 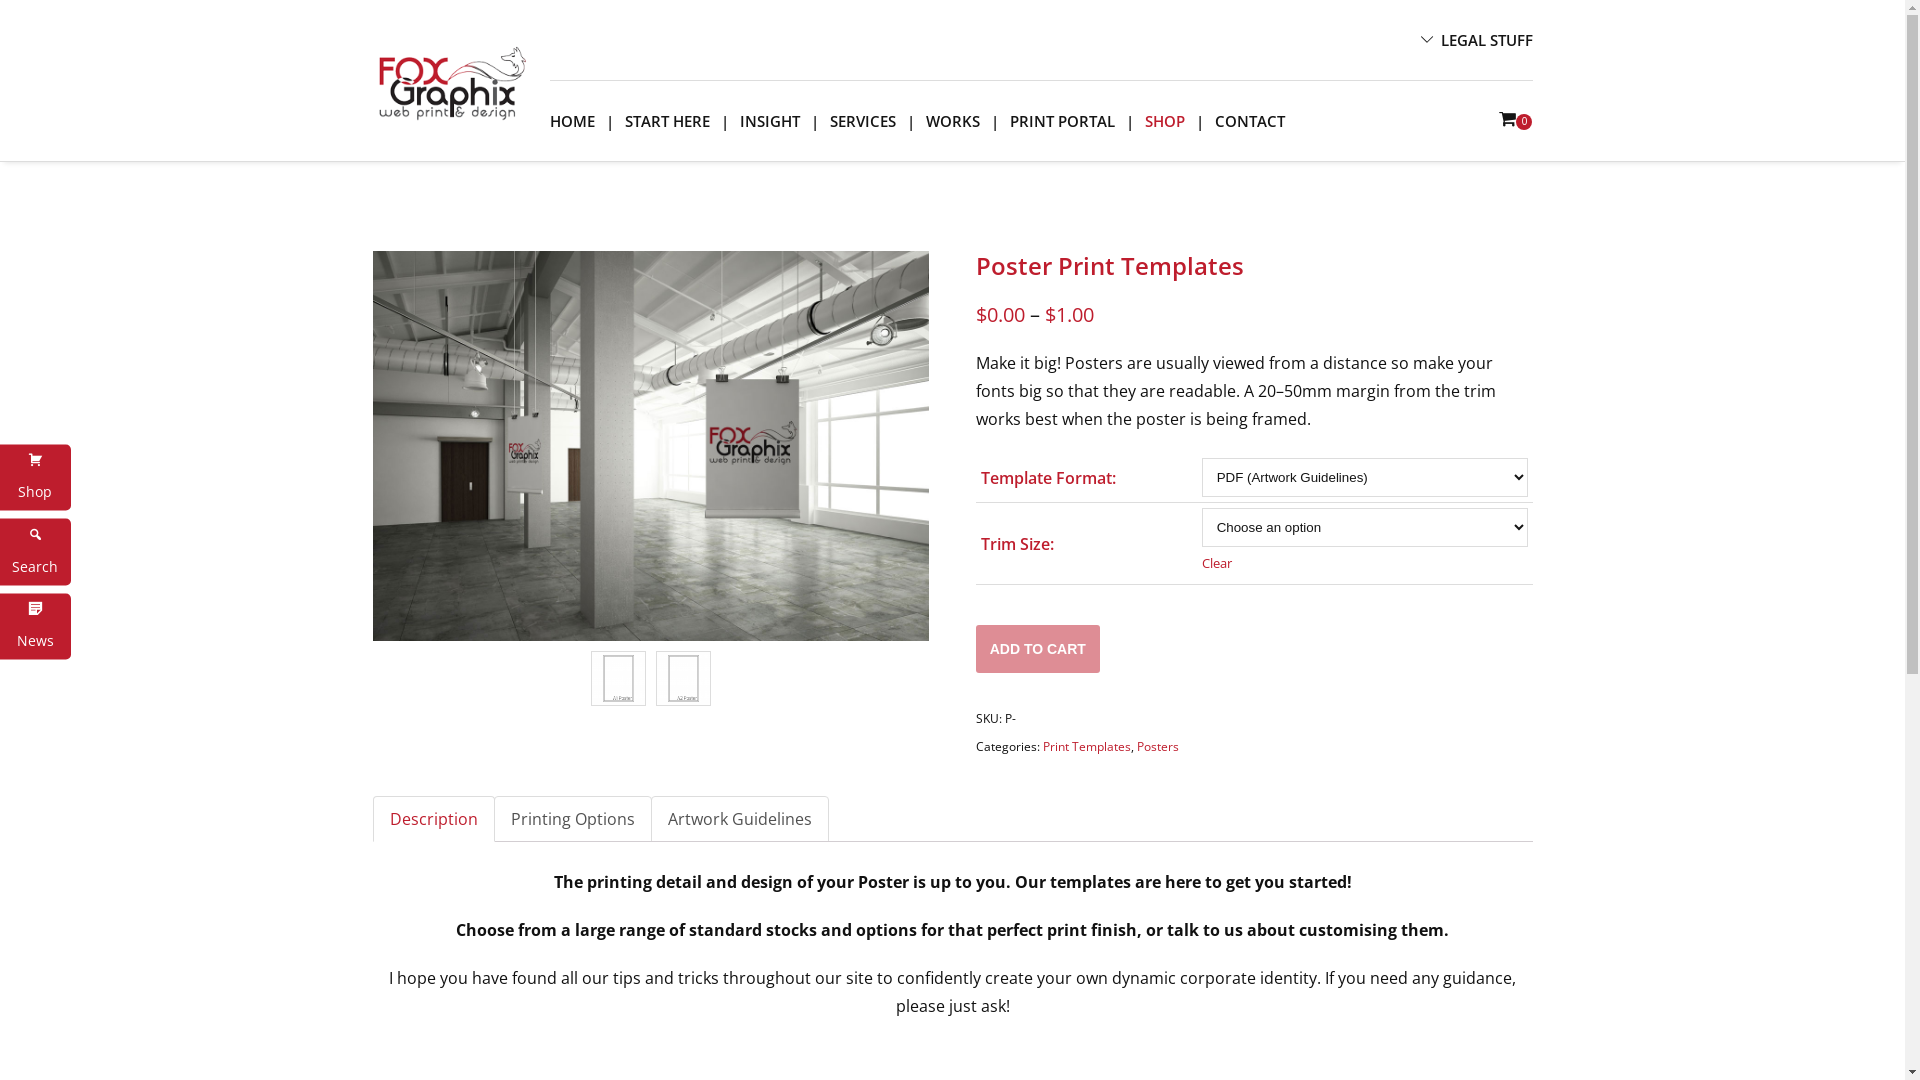 What do you see at coordinates (1037, 648) in the screenshot?
I see `'ADD TO CART'` at bounding box center [1037, 648].